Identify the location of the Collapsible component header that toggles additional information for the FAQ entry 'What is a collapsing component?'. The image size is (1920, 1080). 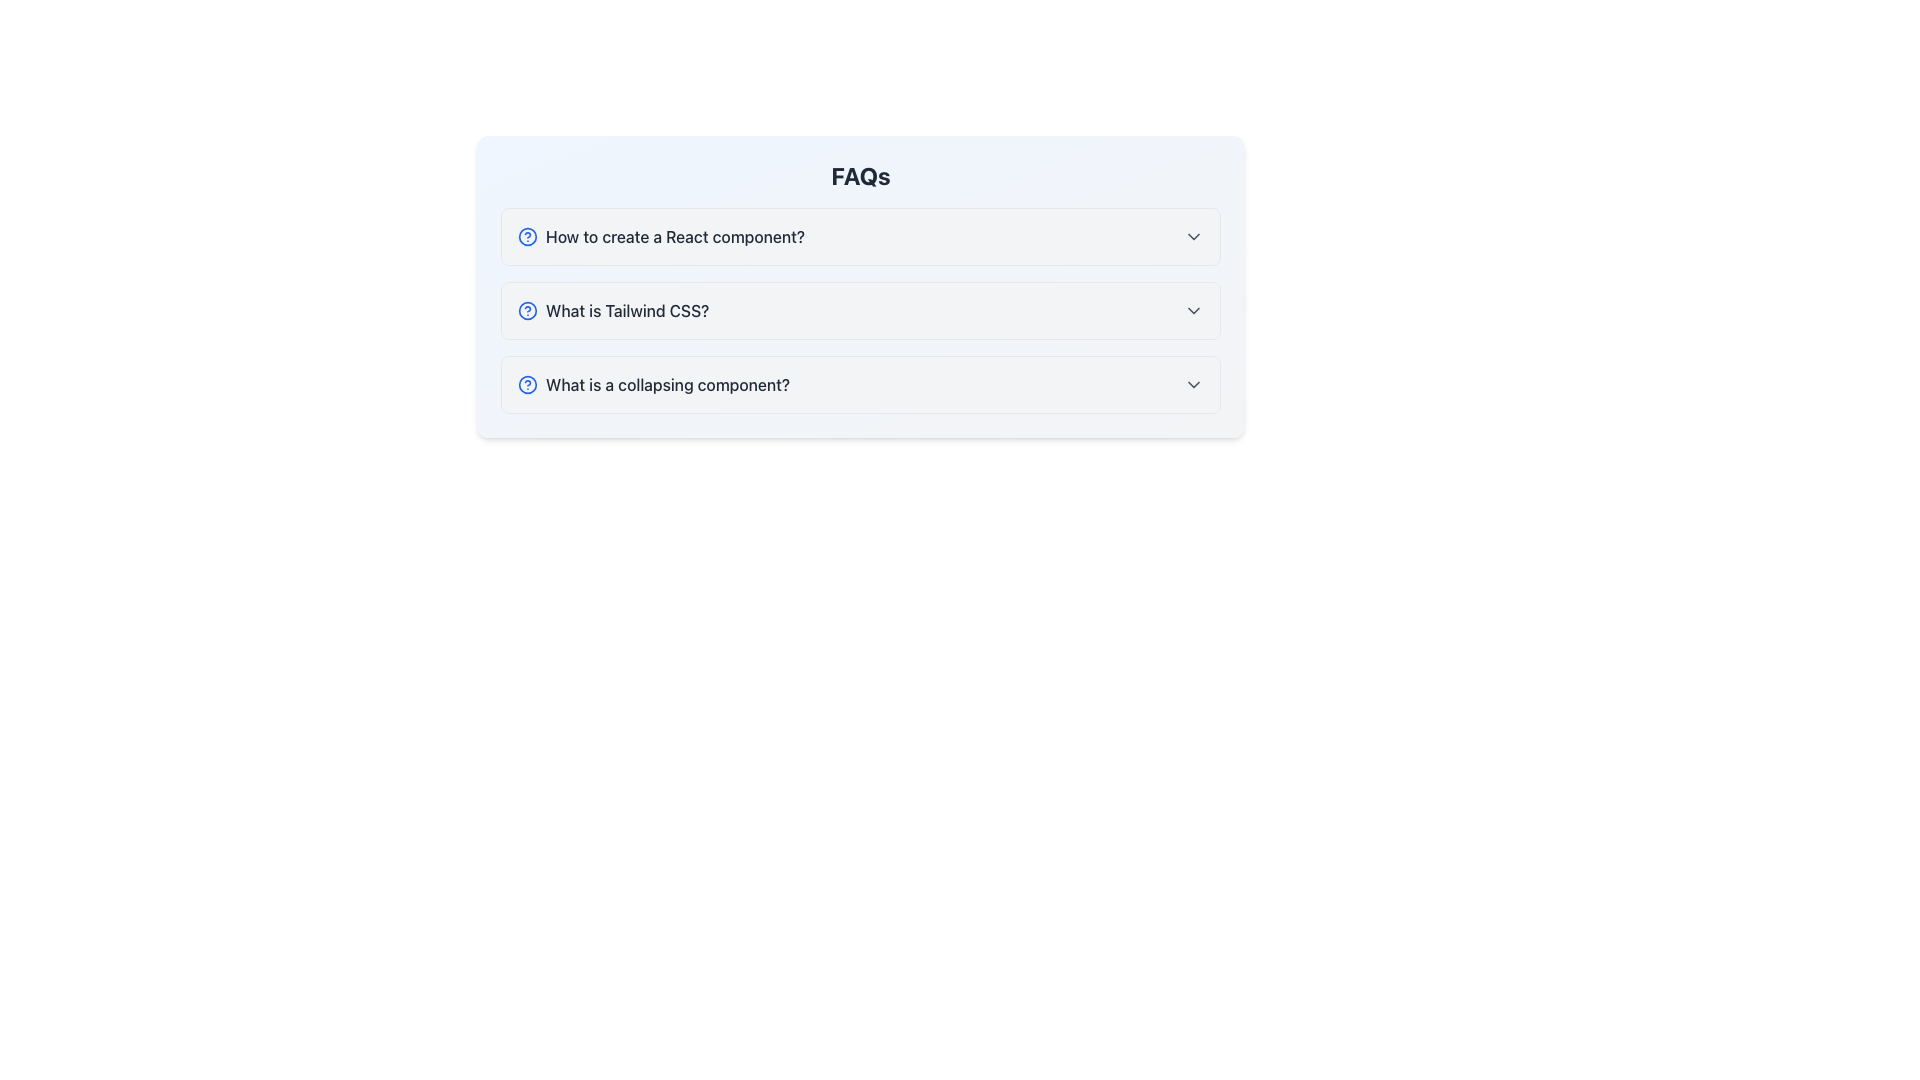
(860, 385).